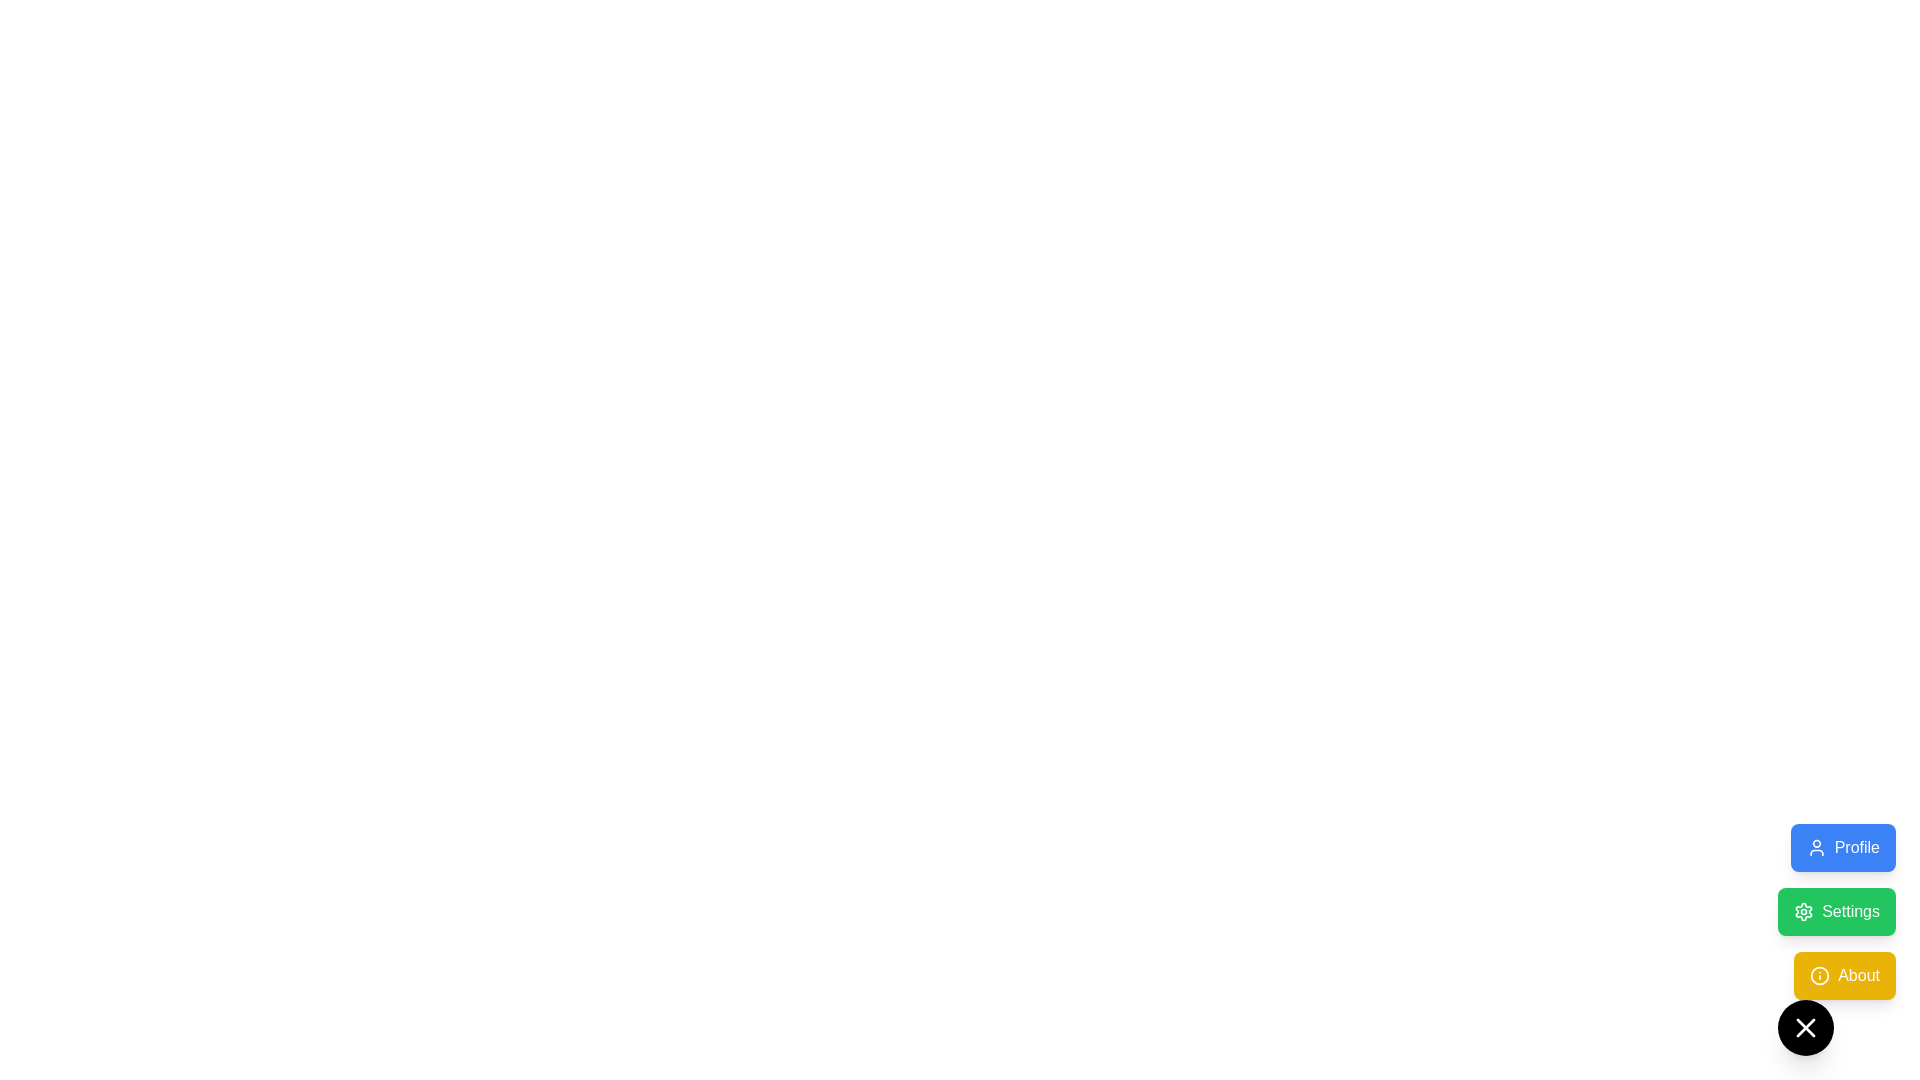 This screenshot has height=1080, width=1920. I want to click on the icon within the 'Settings' button, which is the first graphical component to the left of its text, so click(1804, 911).